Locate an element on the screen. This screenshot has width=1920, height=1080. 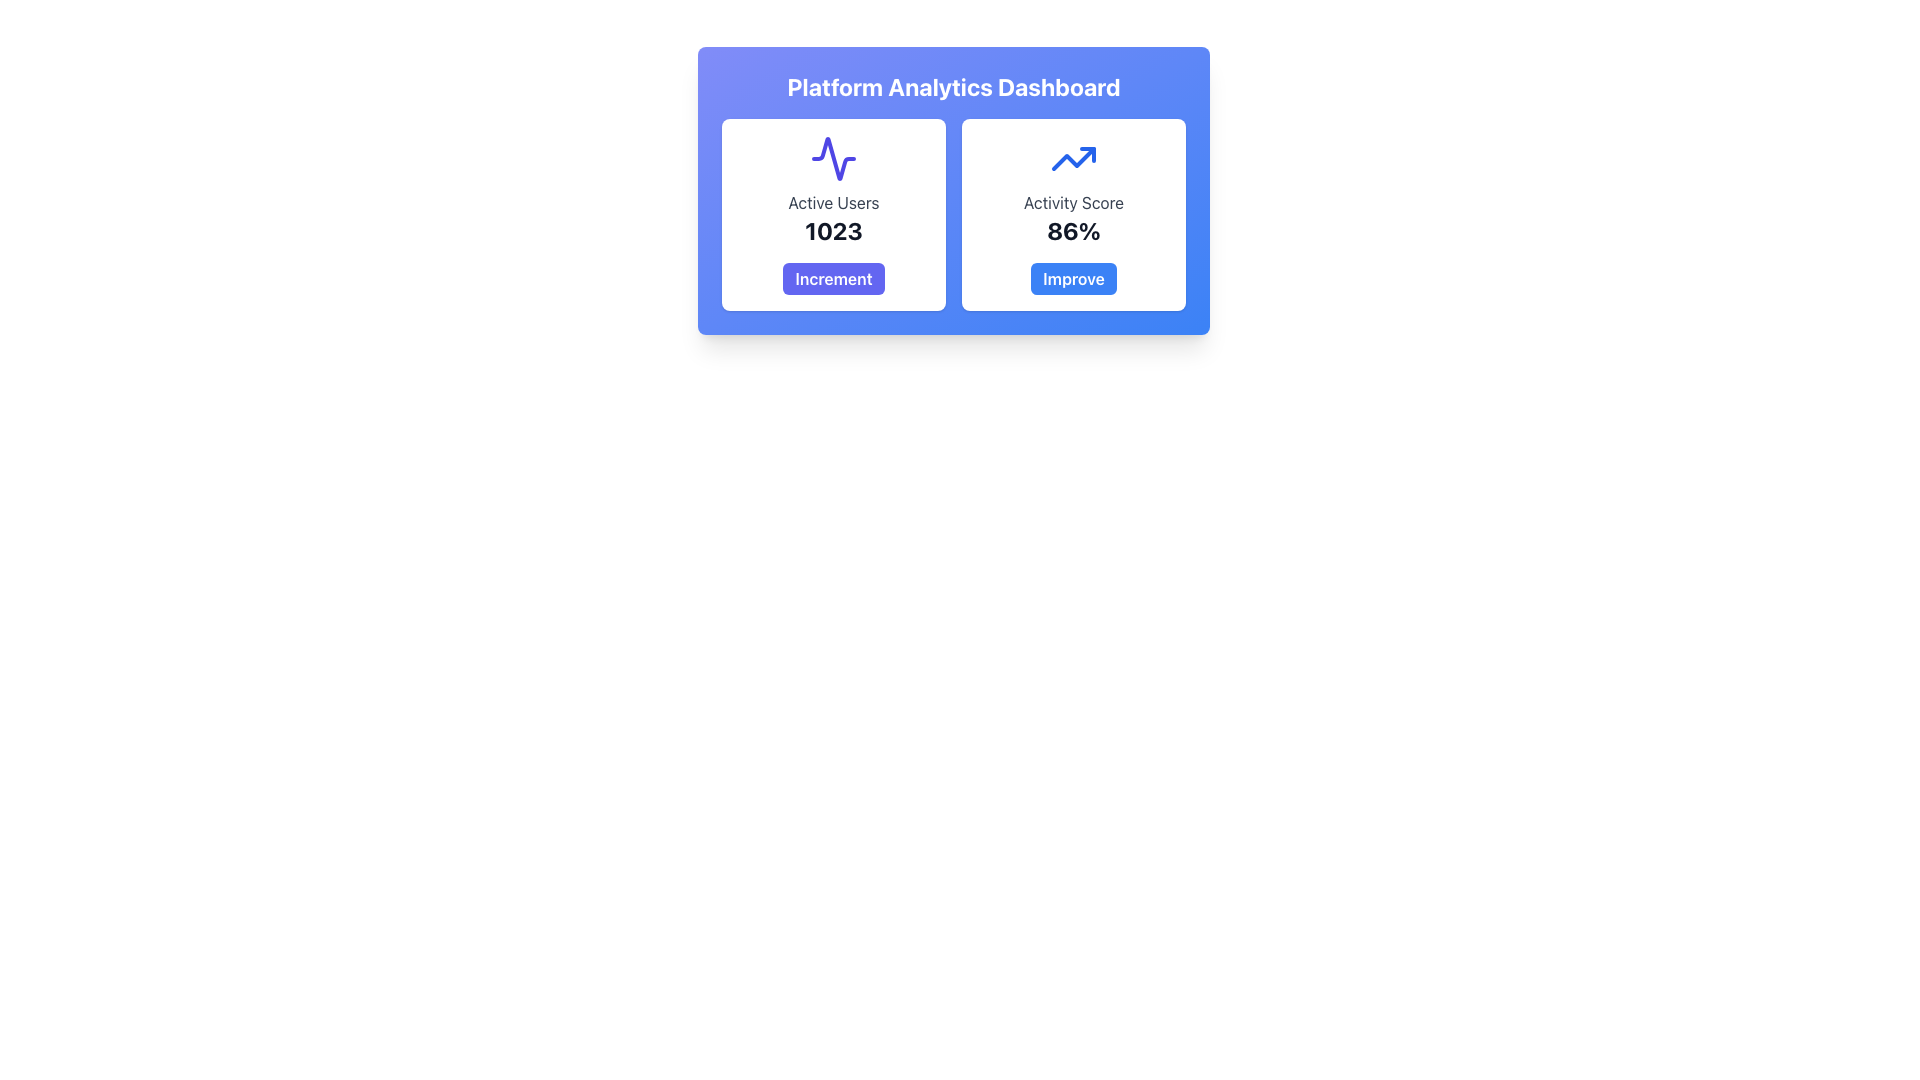
the SVG Icon representing 'Active Users' in the left card of the two-column layout is located at coordinates (834, 157).